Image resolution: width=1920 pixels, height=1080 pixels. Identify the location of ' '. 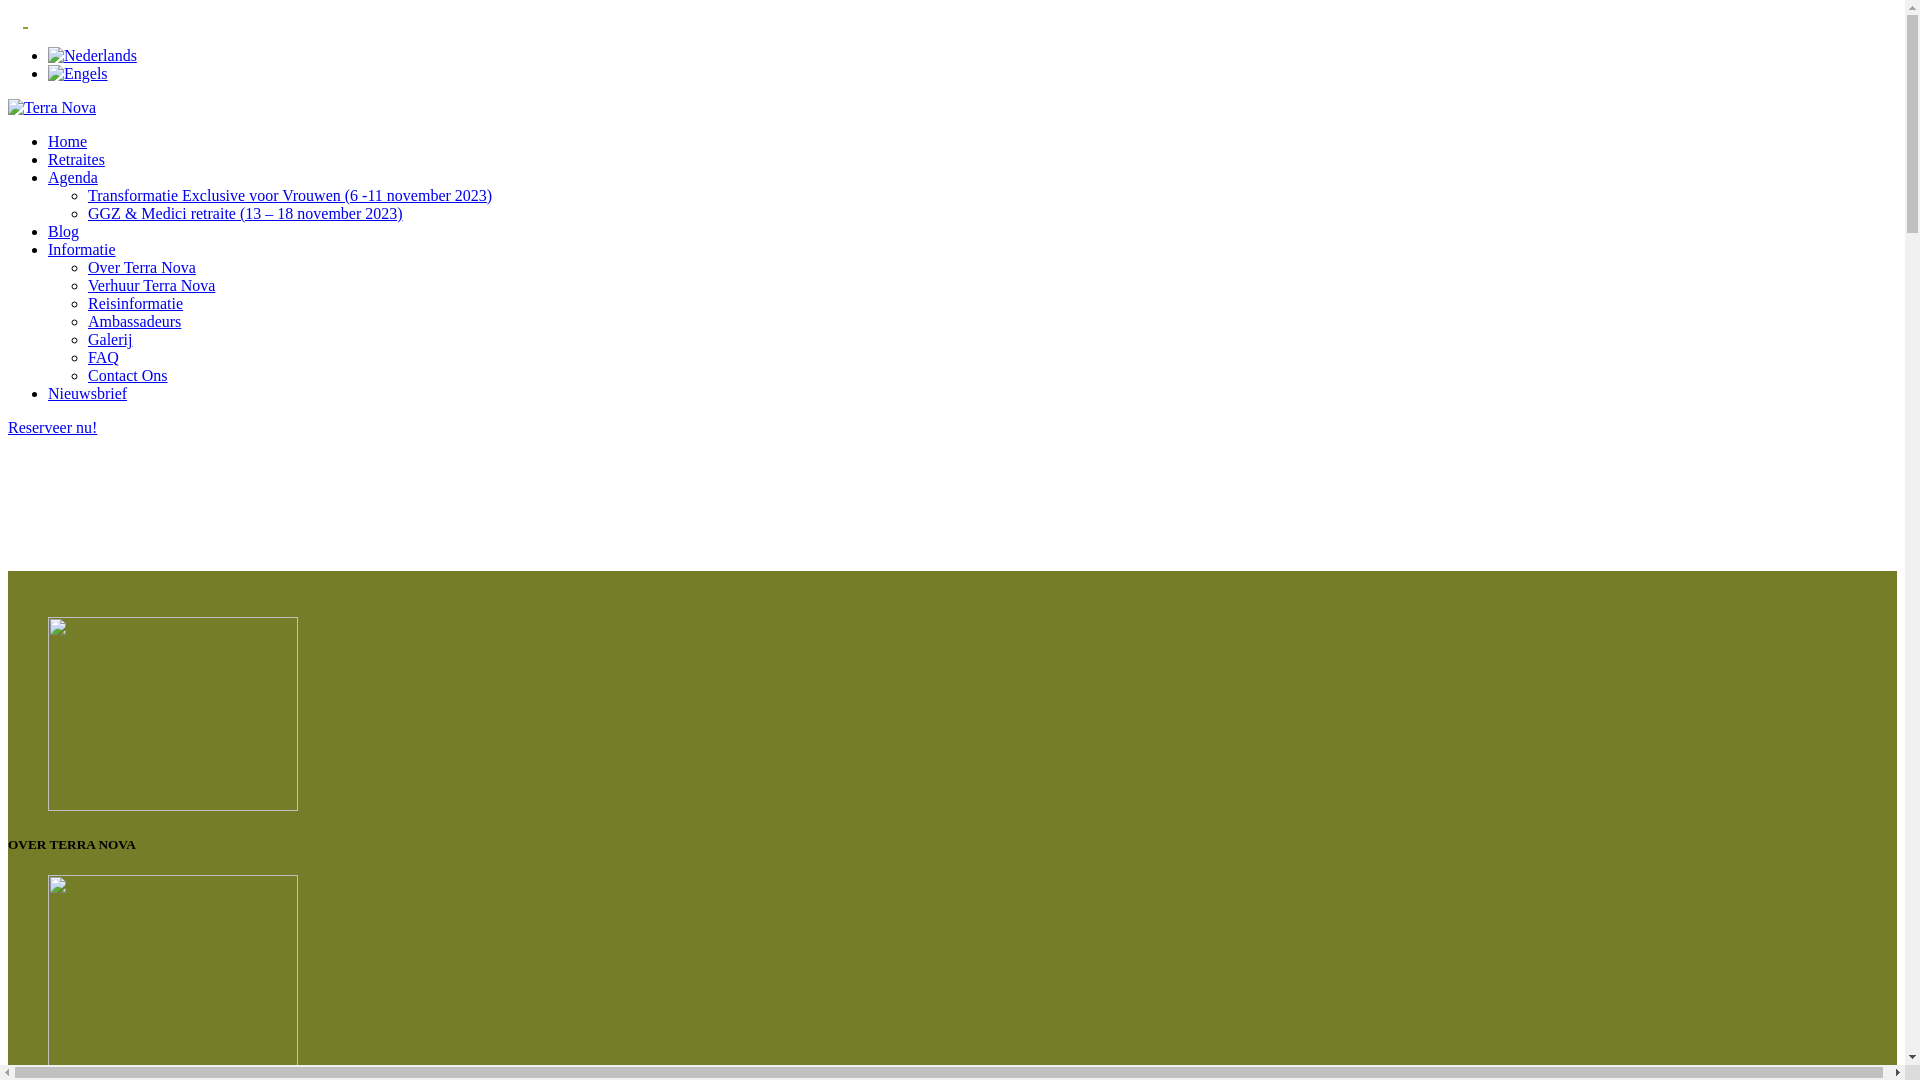
(25, 19).